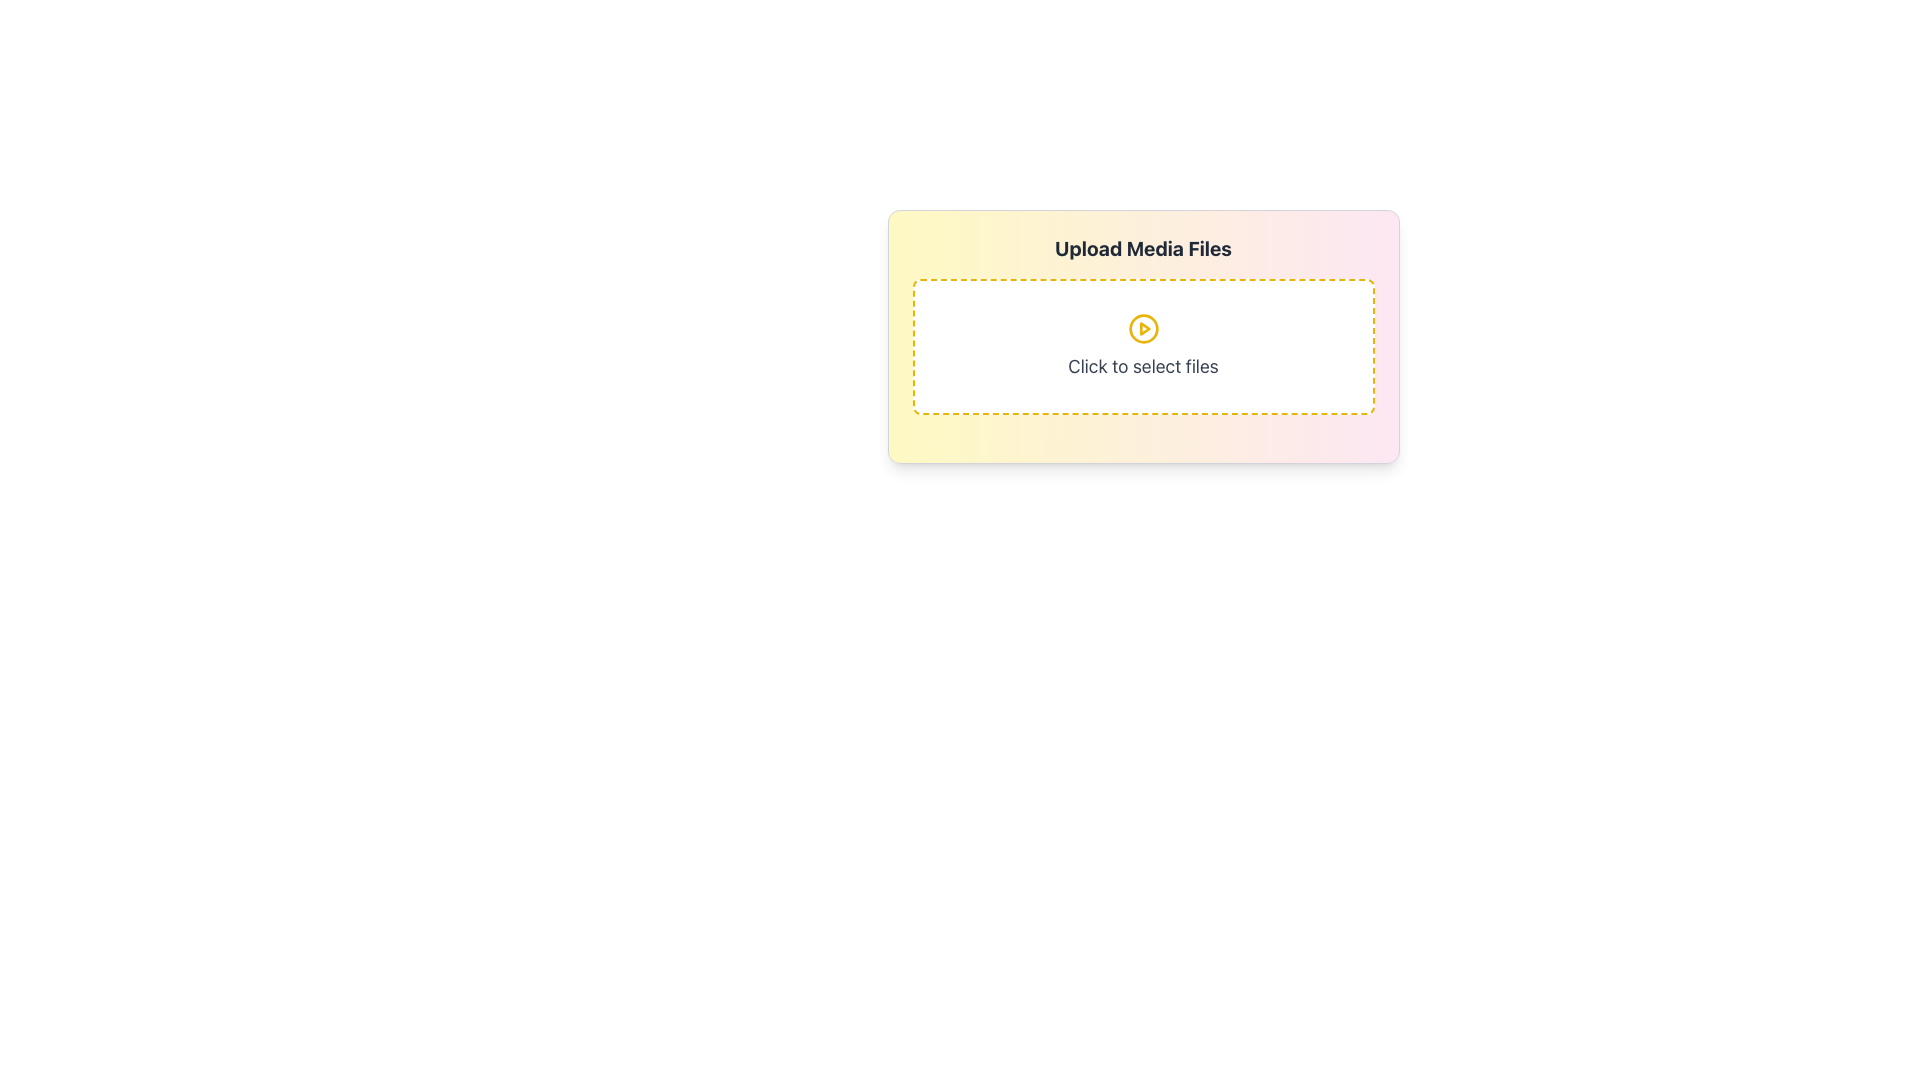 Image resolution: width=1920 pixels, height=1080 pixels. Describe the element at coordinates (1143, 366) in the screenshot. I see `the instructional Text Label indicating to click within the surrounding box to select files, which is centrally positioned under the yellow play button icon` at that location.